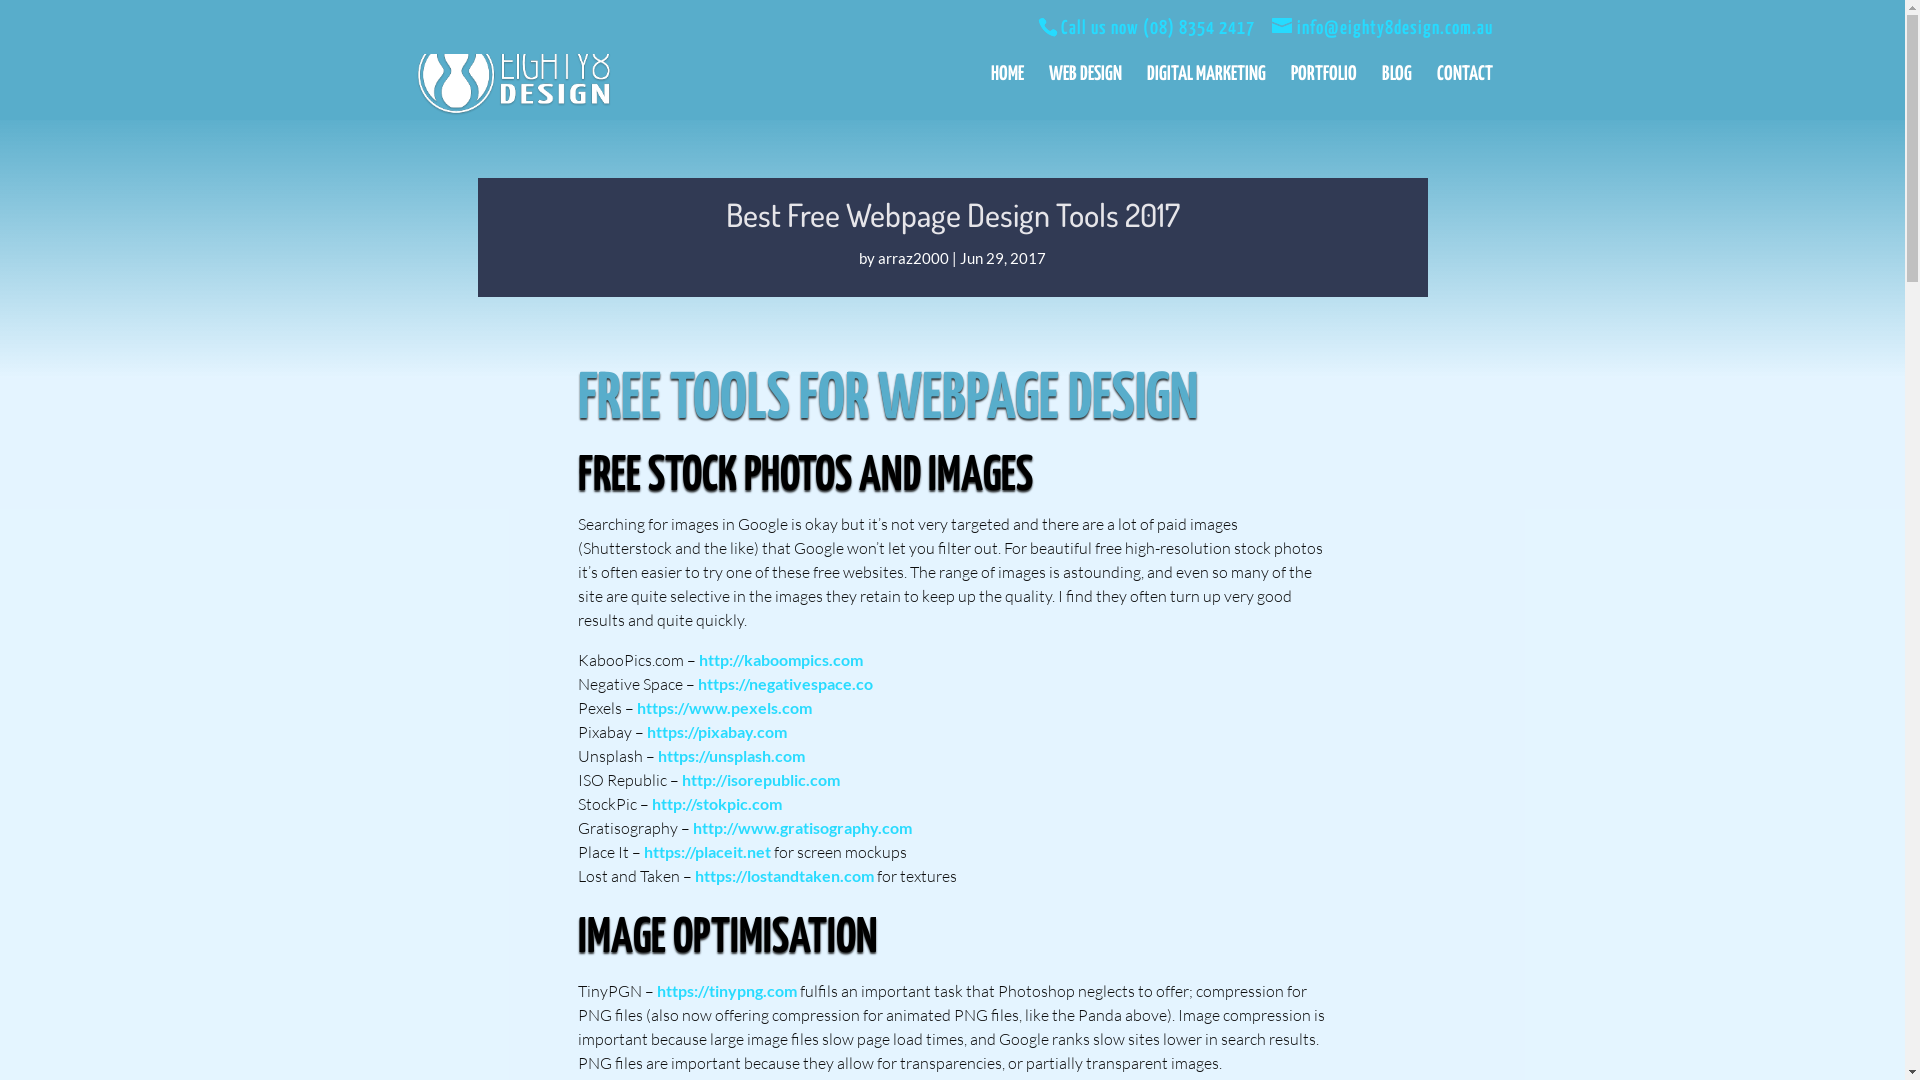  I want to click on 'https://placeit.net', so click(707, 851).